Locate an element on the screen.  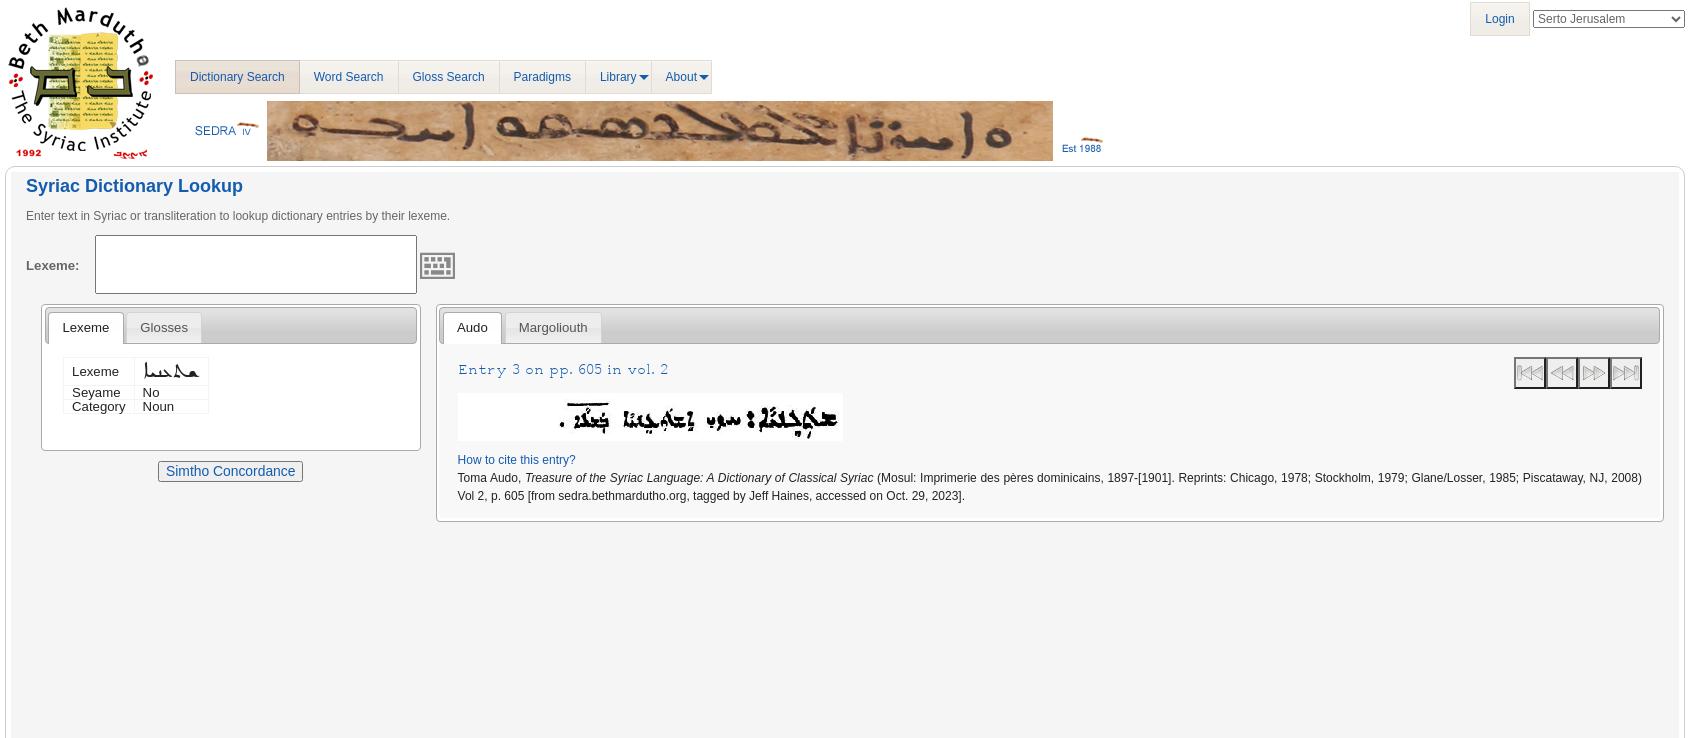
'Word Search' is located at coordinates (346, 75).